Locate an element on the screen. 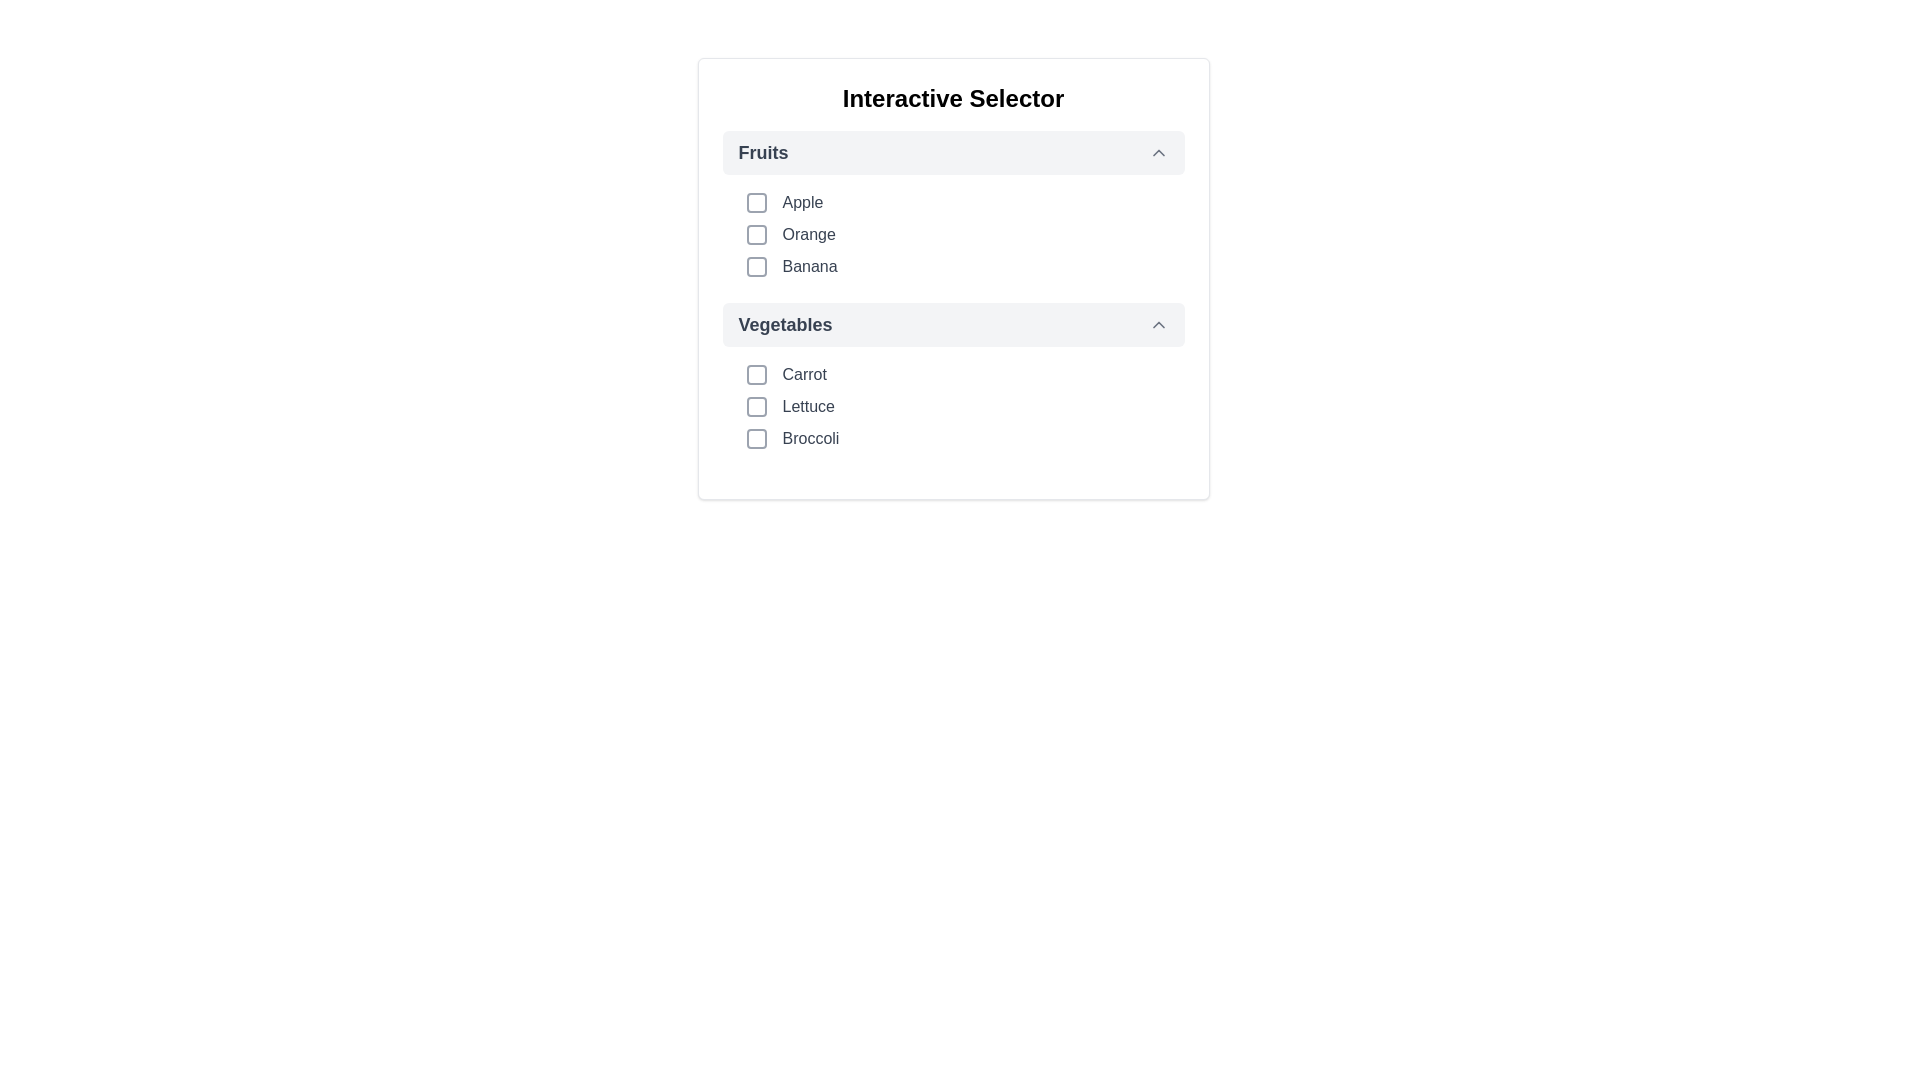  the checkmark icon indicating that the 'Banana' option is selected in the 'Fruits' section of the interactive selector interface is located at coordinates (755, 265).